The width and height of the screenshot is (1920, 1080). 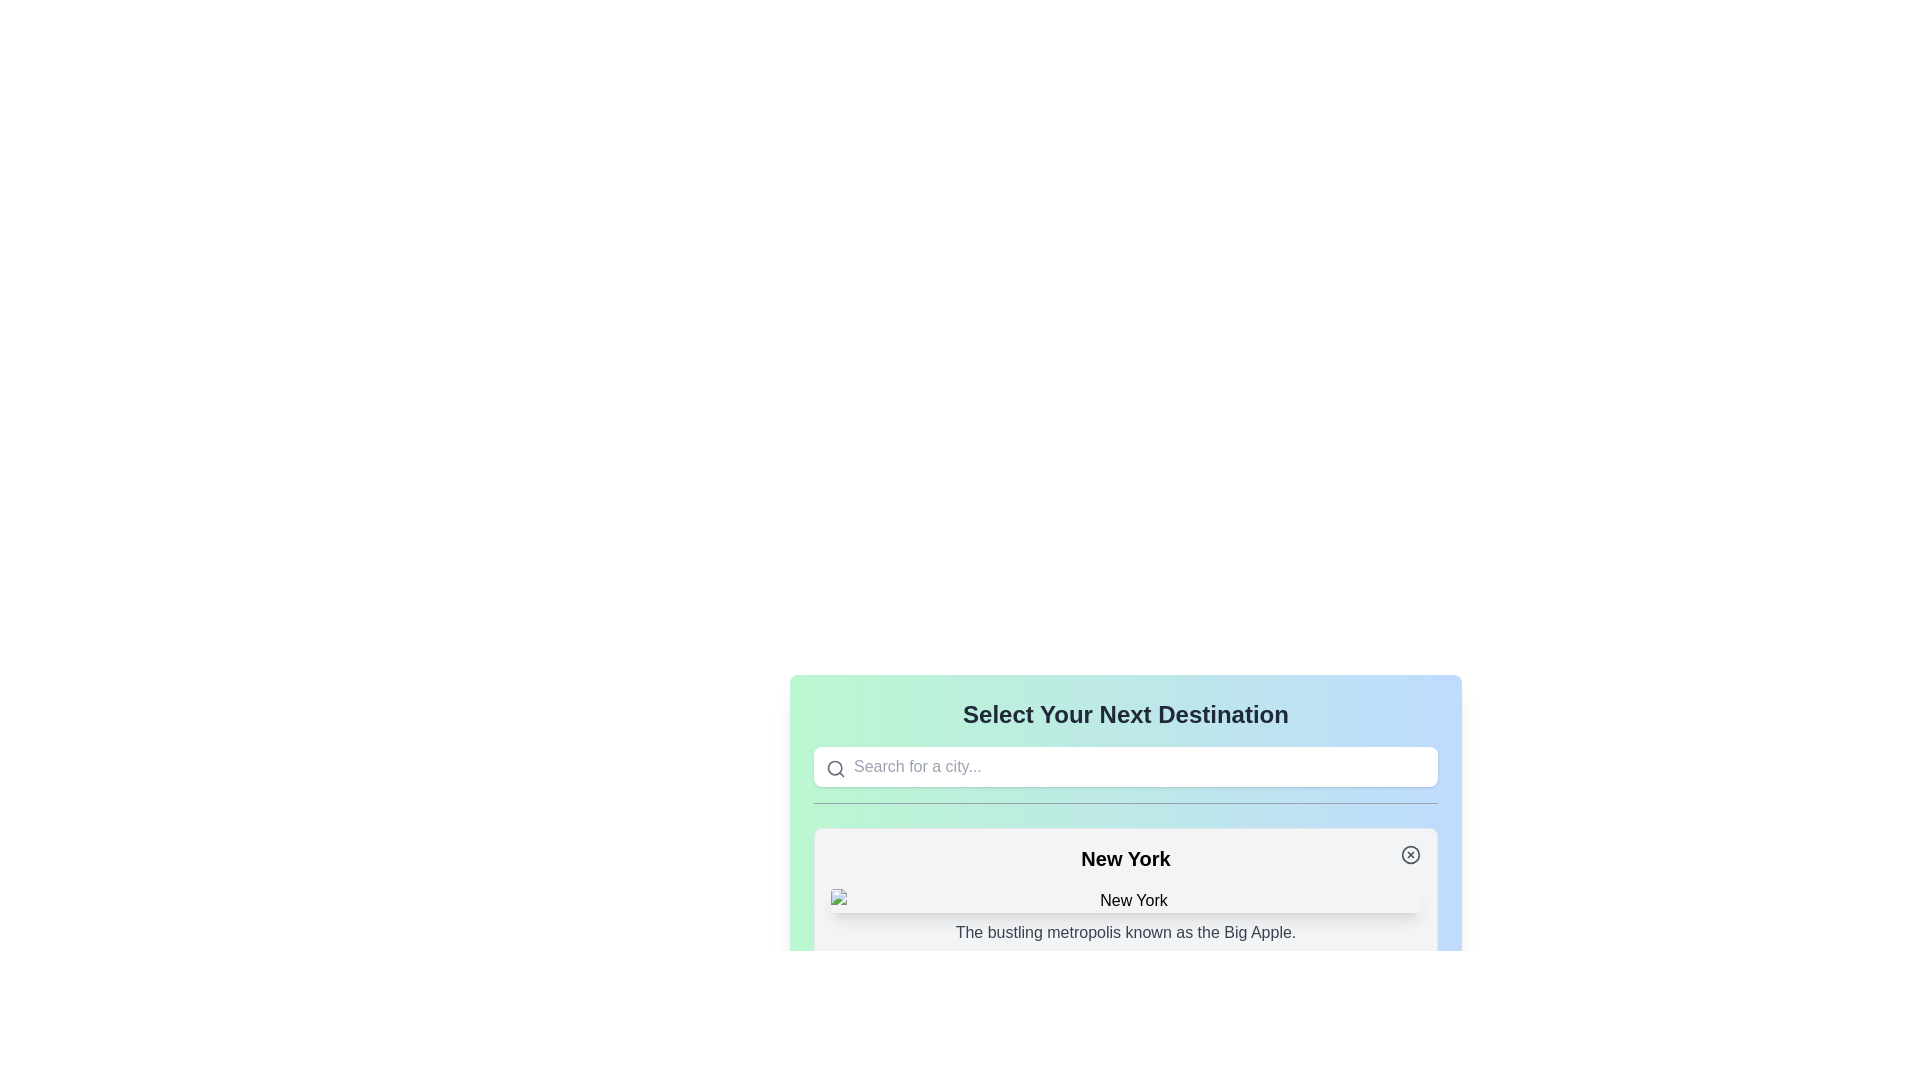 I want to click on the small, circular 'close' icon button in the top-right corner of the content box to observe its hover effect, so click(x=1410, y=855).